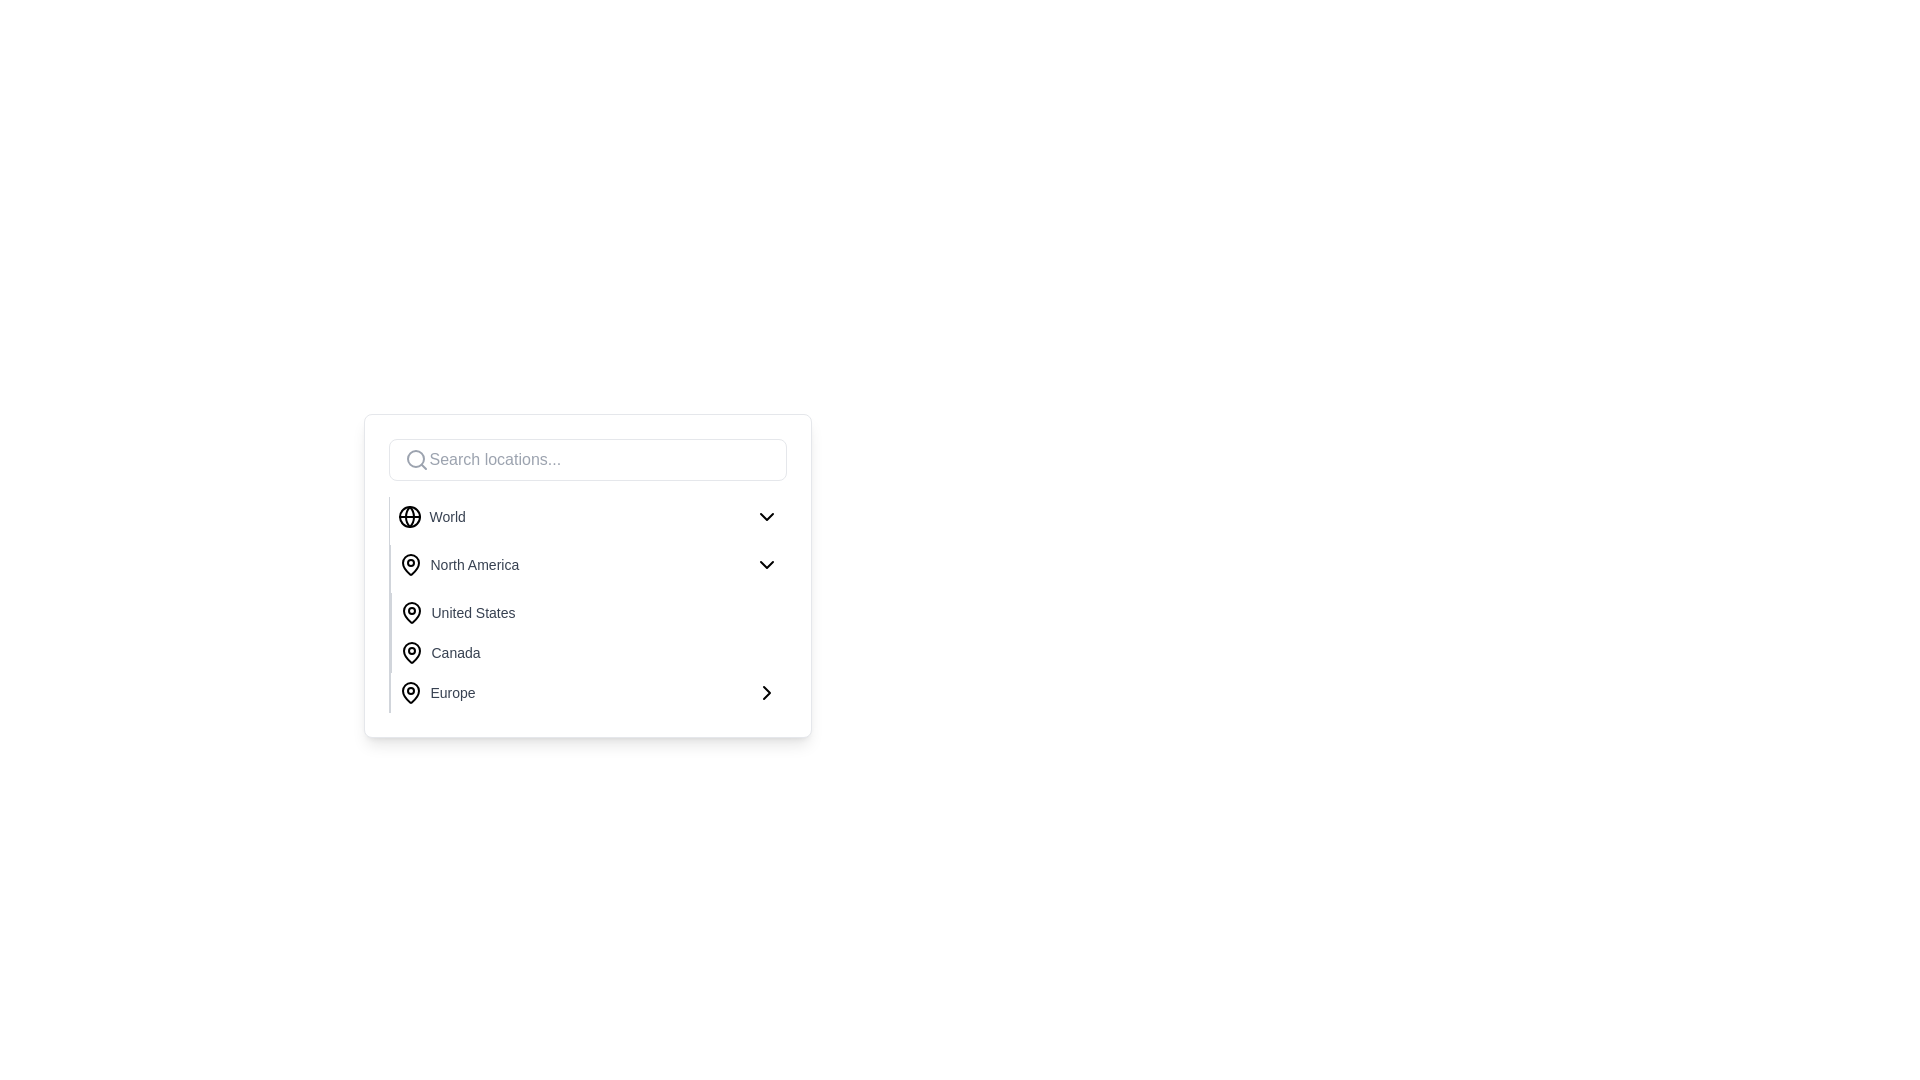  I want to click on the Vector-based map pin icon that resembles a location pin and is aligned with the text 'Canada' in the dropdown menu, so click(410, 652).